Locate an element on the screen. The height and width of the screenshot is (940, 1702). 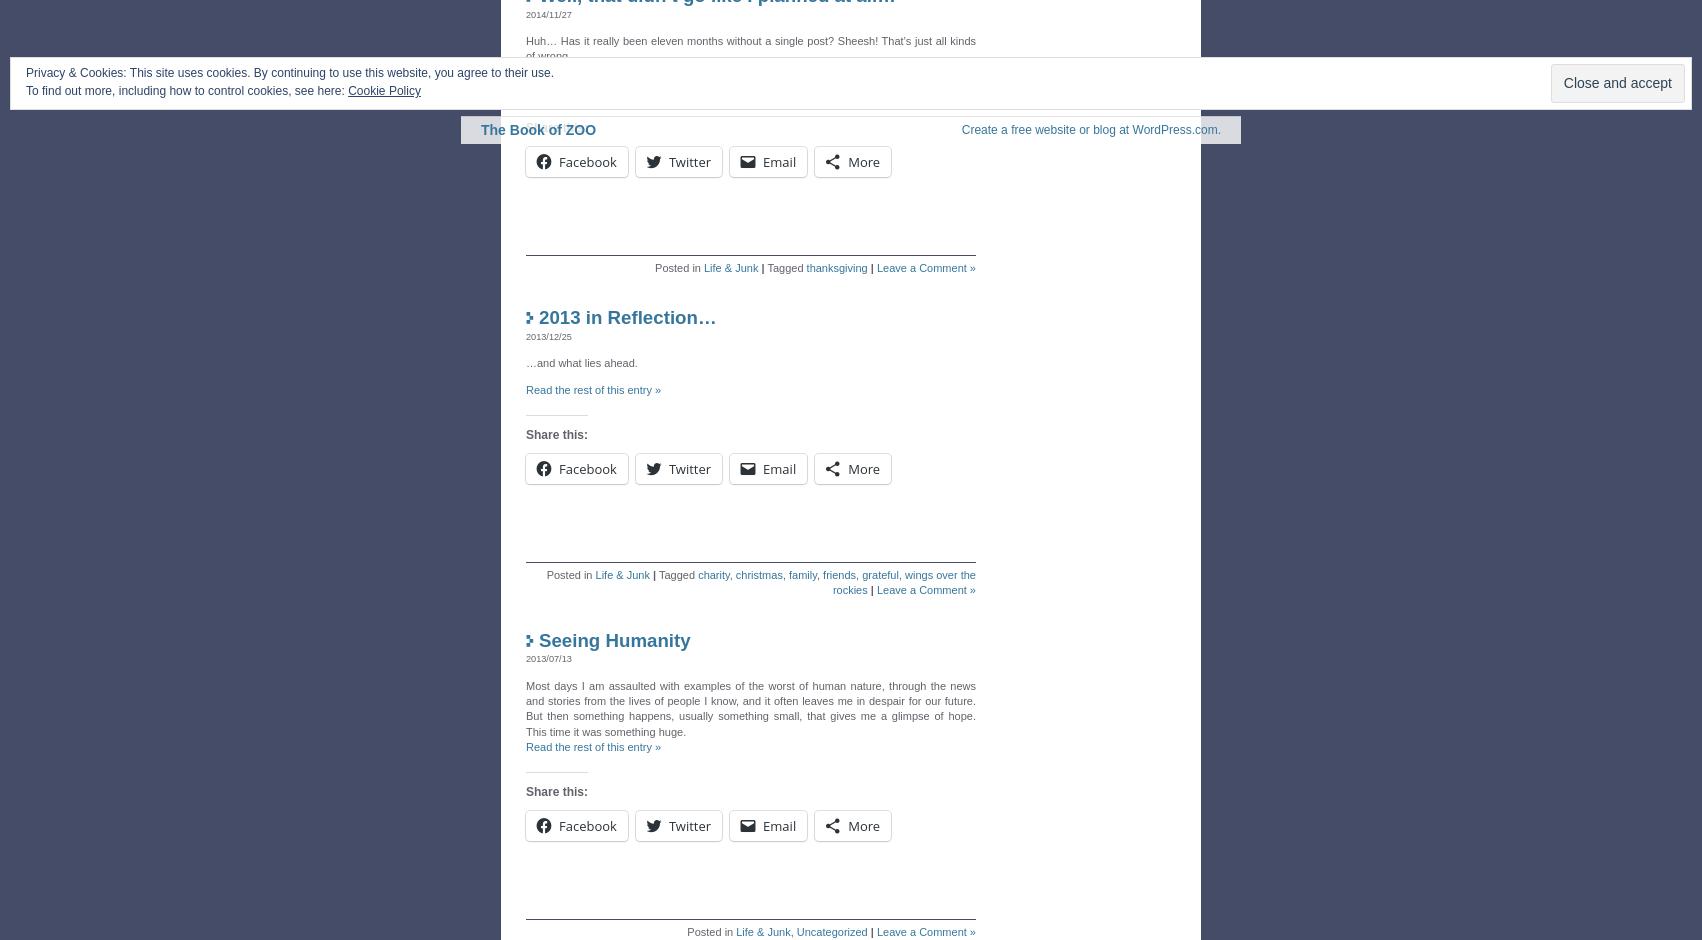
'2013 in Reflection…' is located at coordinates (627, 317).